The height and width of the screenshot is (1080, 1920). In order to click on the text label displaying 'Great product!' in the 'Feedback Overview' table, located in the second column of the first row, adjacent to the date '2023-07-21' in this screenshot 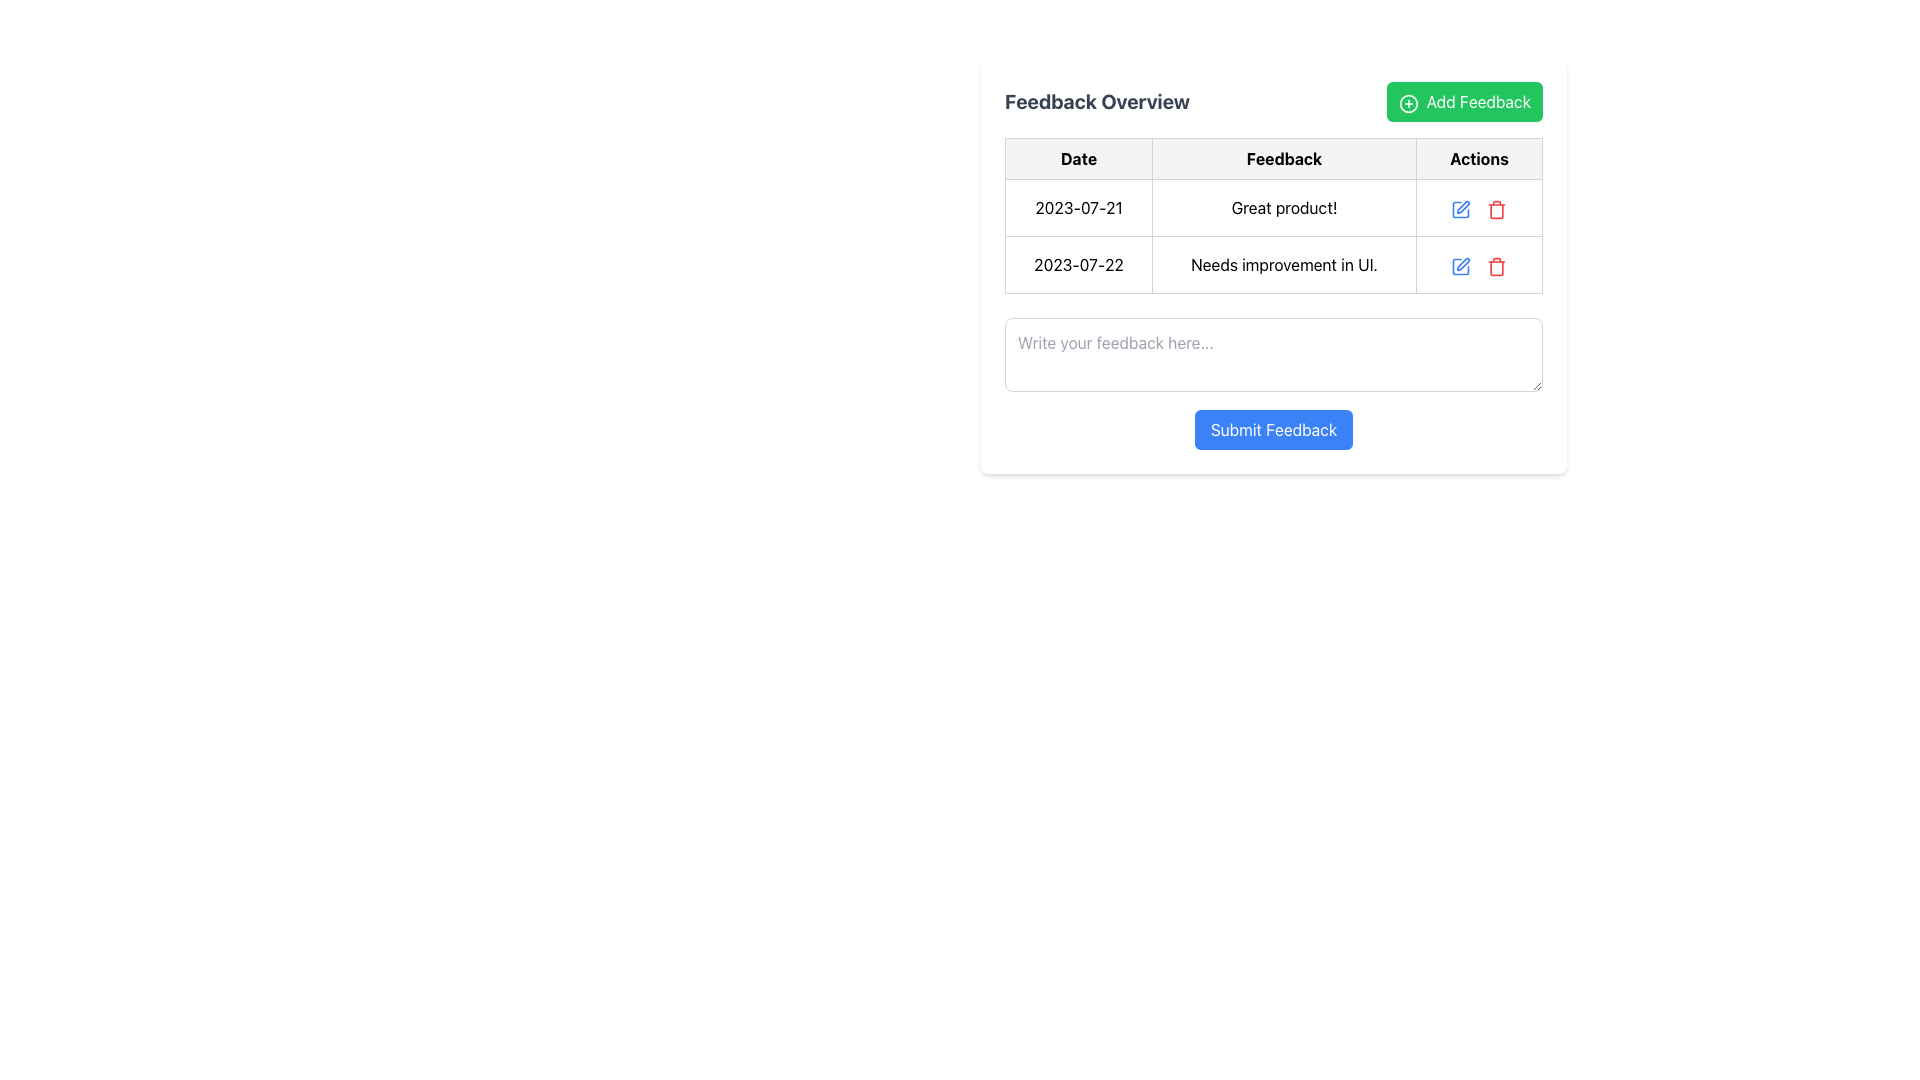, I will do `click(1284, 208)`.